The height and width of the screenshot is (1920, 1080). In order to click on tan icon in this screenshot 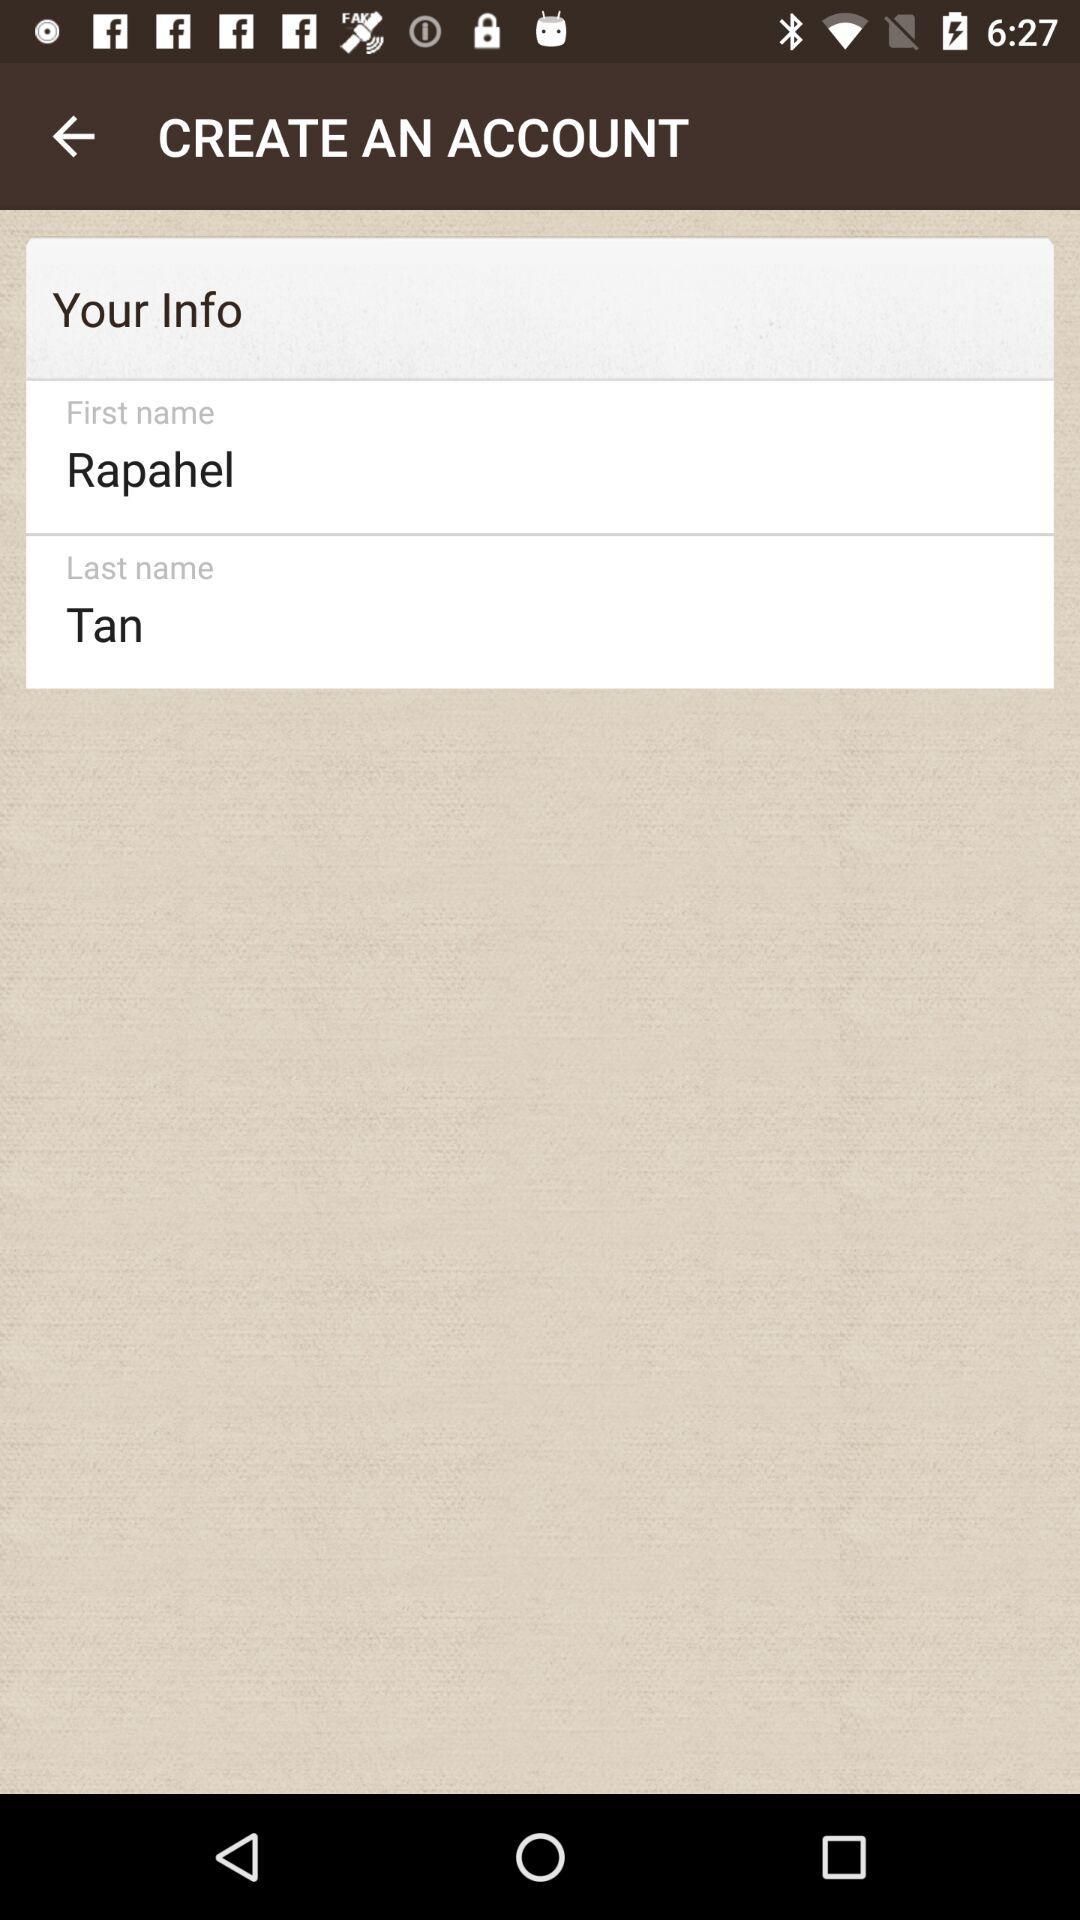, I will do `click(530, 611)`.